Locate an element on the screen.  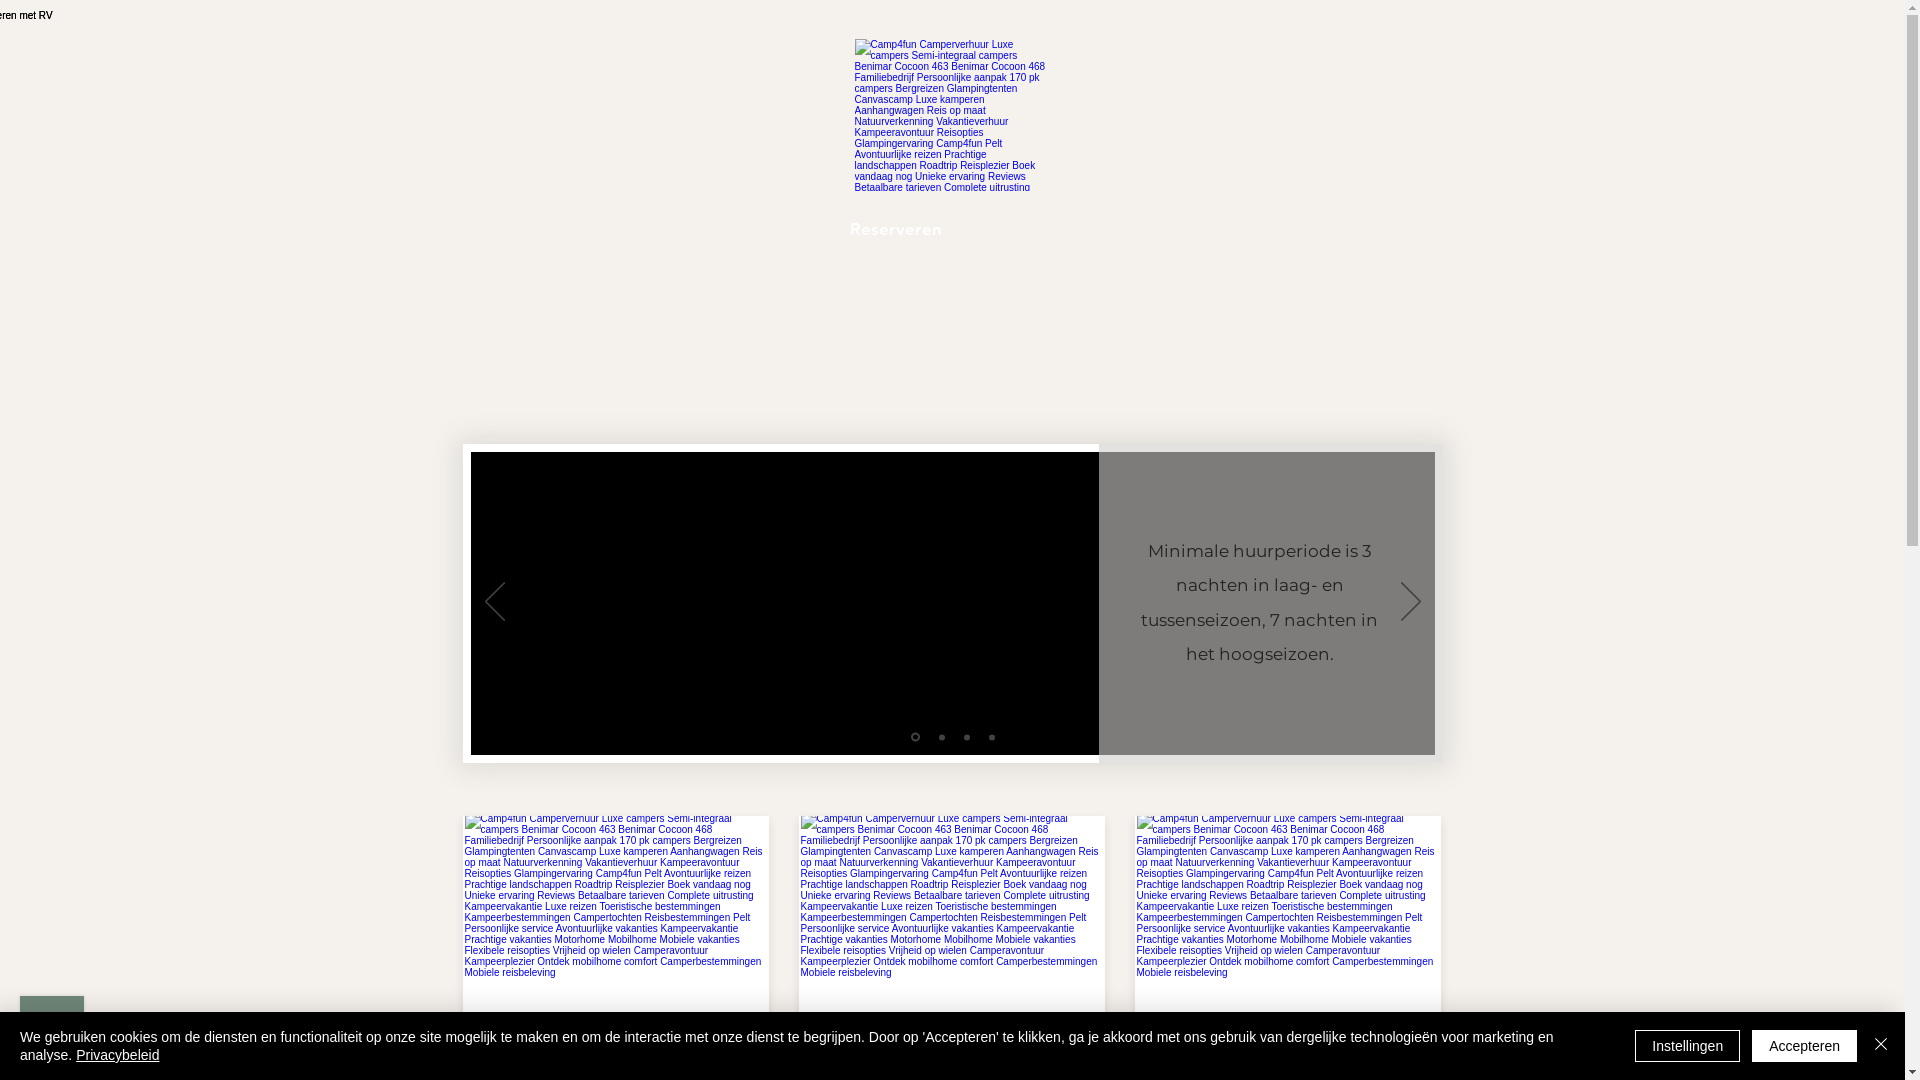
'Accepteren' is located at coordinates (1804, 1044).